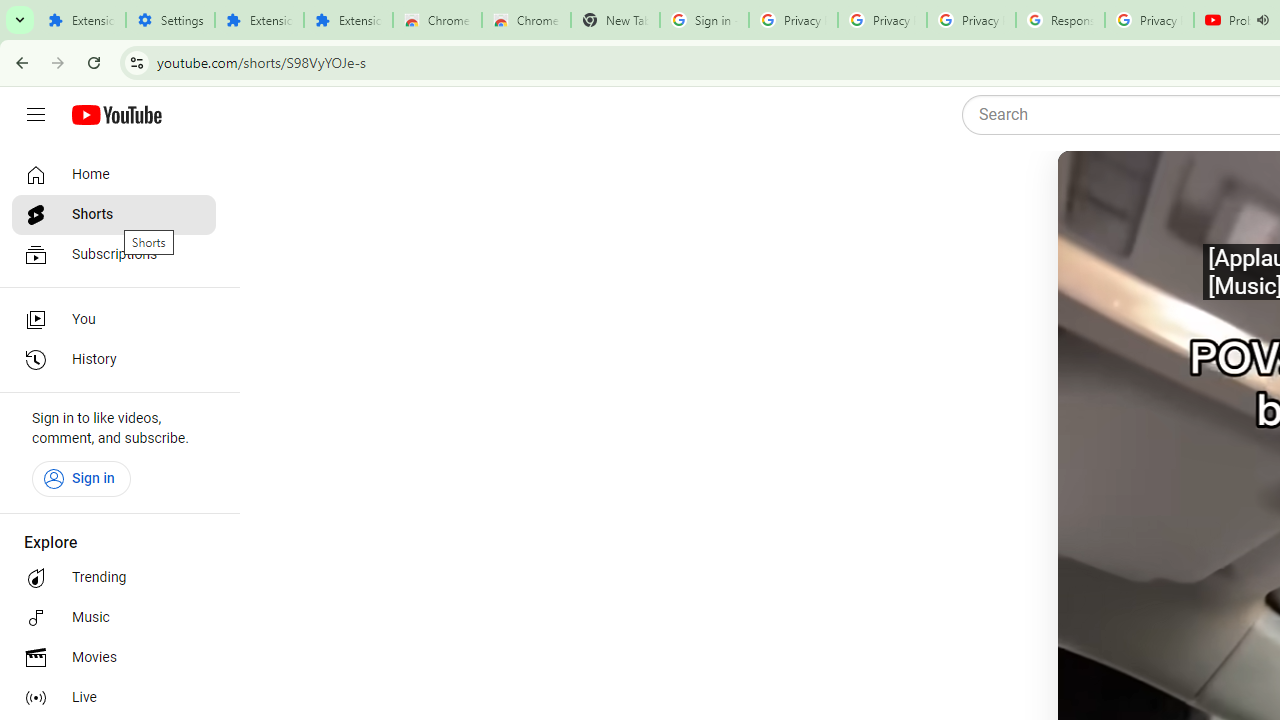 This screenshot has height=720, width=1280. I want to click on 'Home', so click(112, 173).